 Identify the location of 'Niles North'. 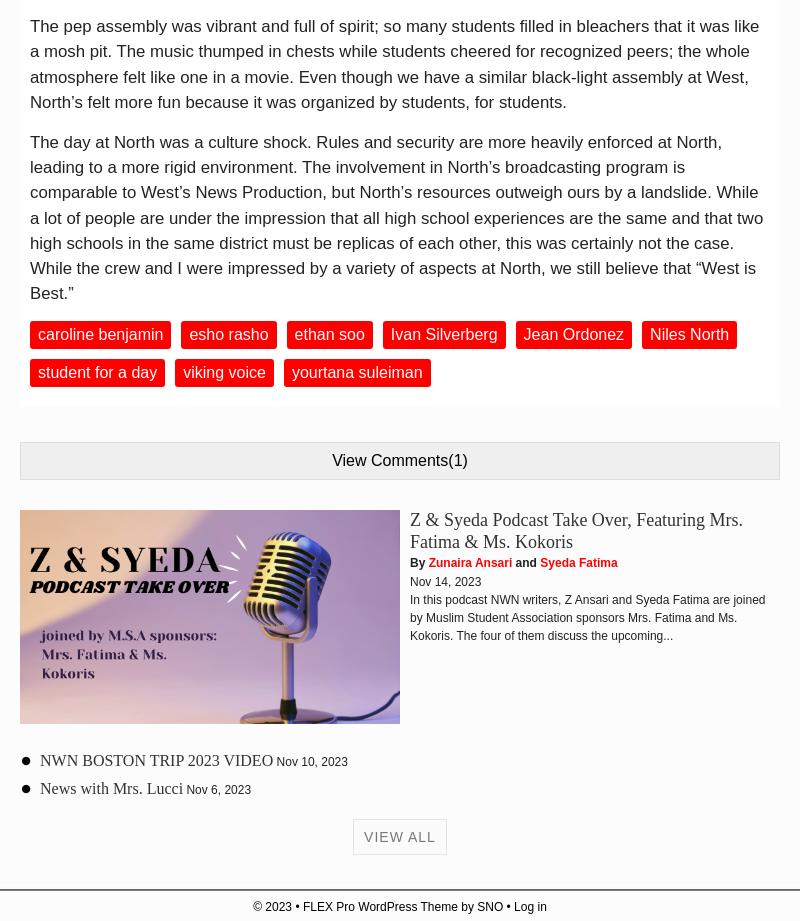
(649, 334).